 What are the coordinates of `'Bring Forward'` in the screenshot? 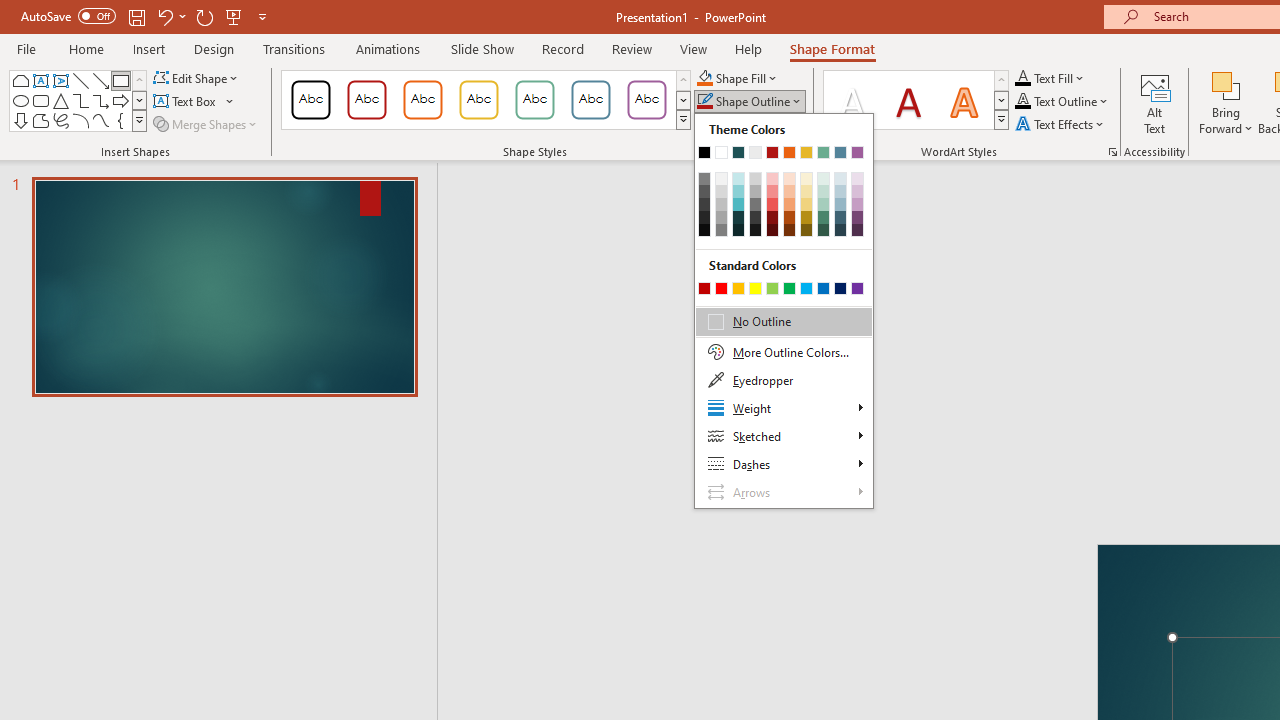 It's located at (1225, 103).